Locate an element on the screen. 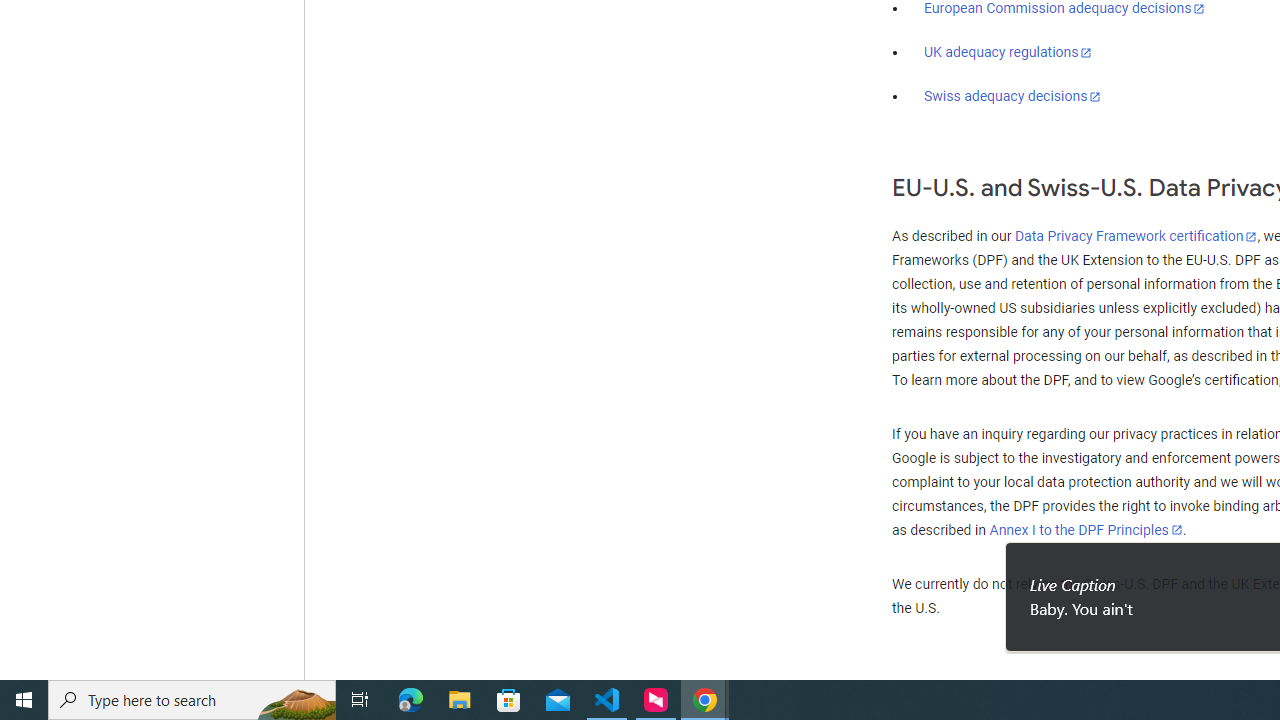  'Data Privacy Framework certification' is located at coordinates (1136, 236).